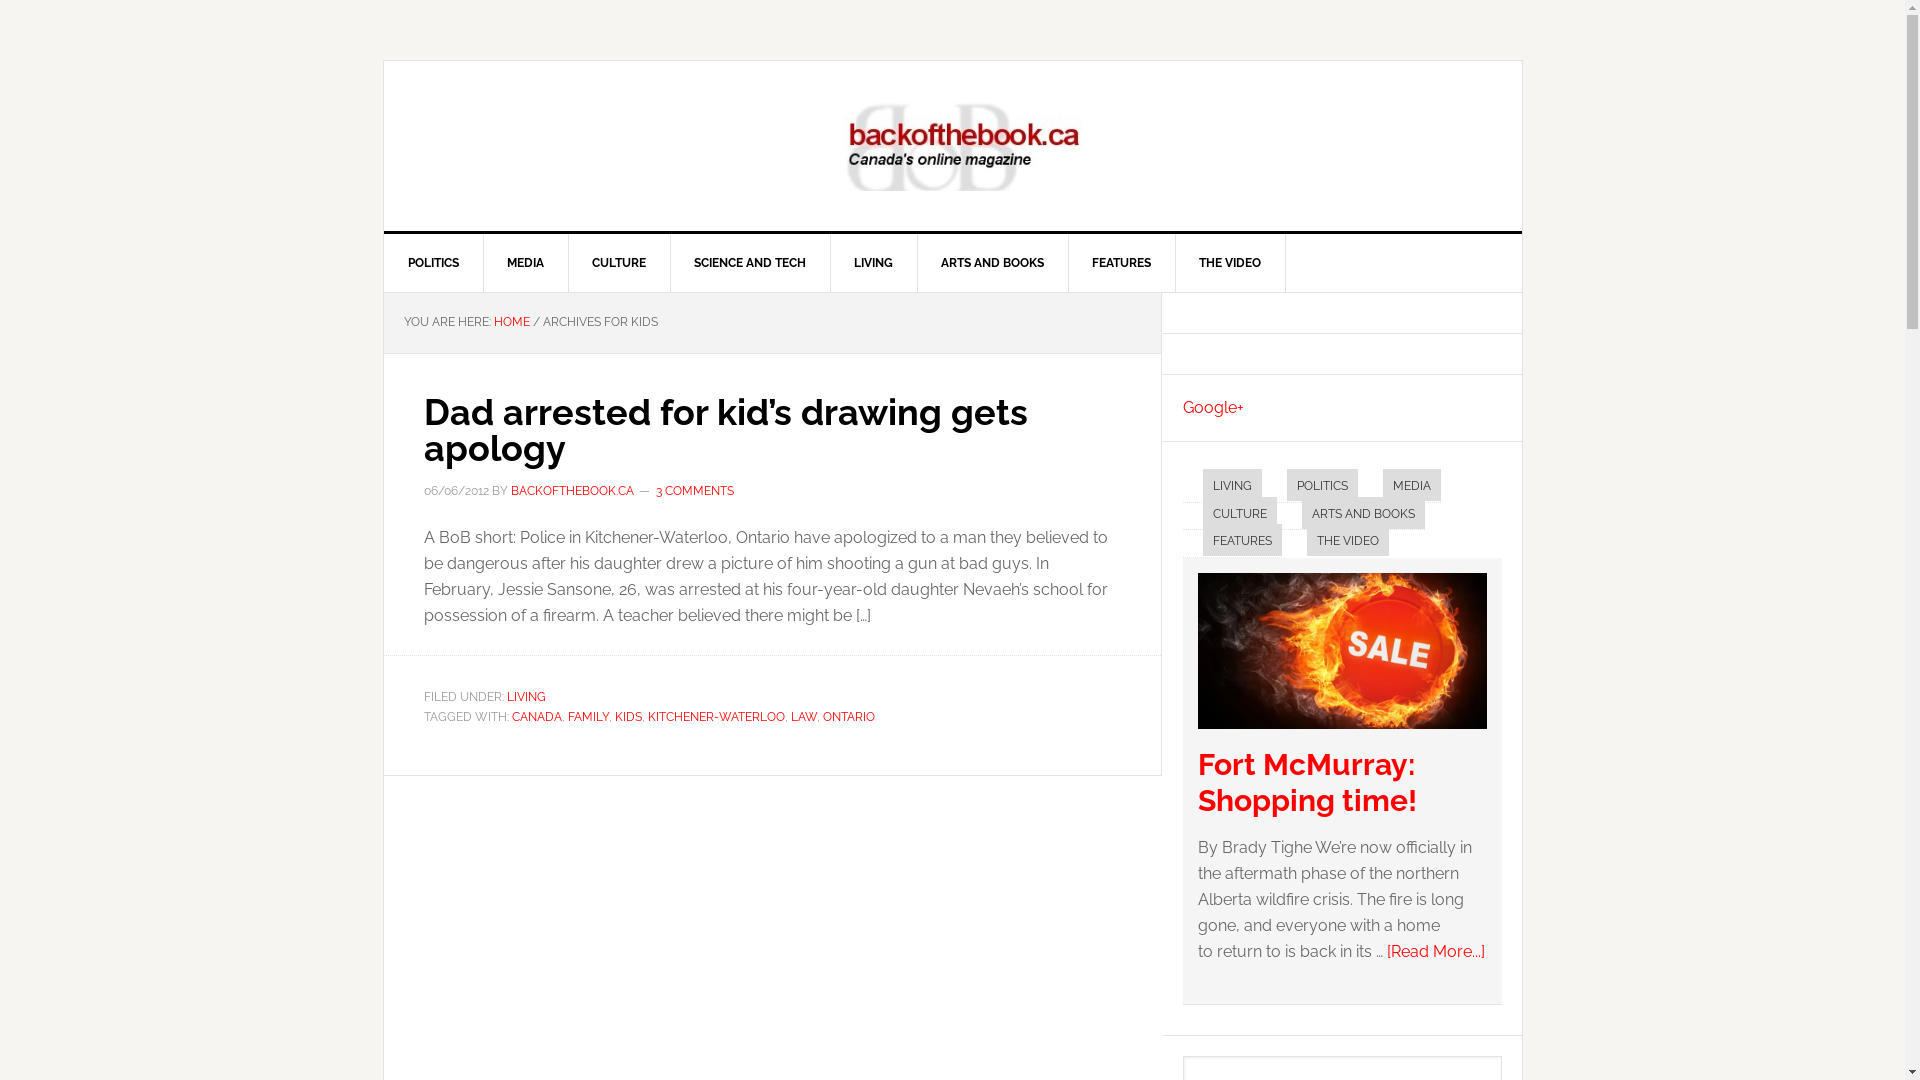 The width and height of the screenshot is (1920, 1080). What do you see at coordinates (1381, 485) in the screenshot?
I see `'MEDIA'` at bounding box center [1381, 485].